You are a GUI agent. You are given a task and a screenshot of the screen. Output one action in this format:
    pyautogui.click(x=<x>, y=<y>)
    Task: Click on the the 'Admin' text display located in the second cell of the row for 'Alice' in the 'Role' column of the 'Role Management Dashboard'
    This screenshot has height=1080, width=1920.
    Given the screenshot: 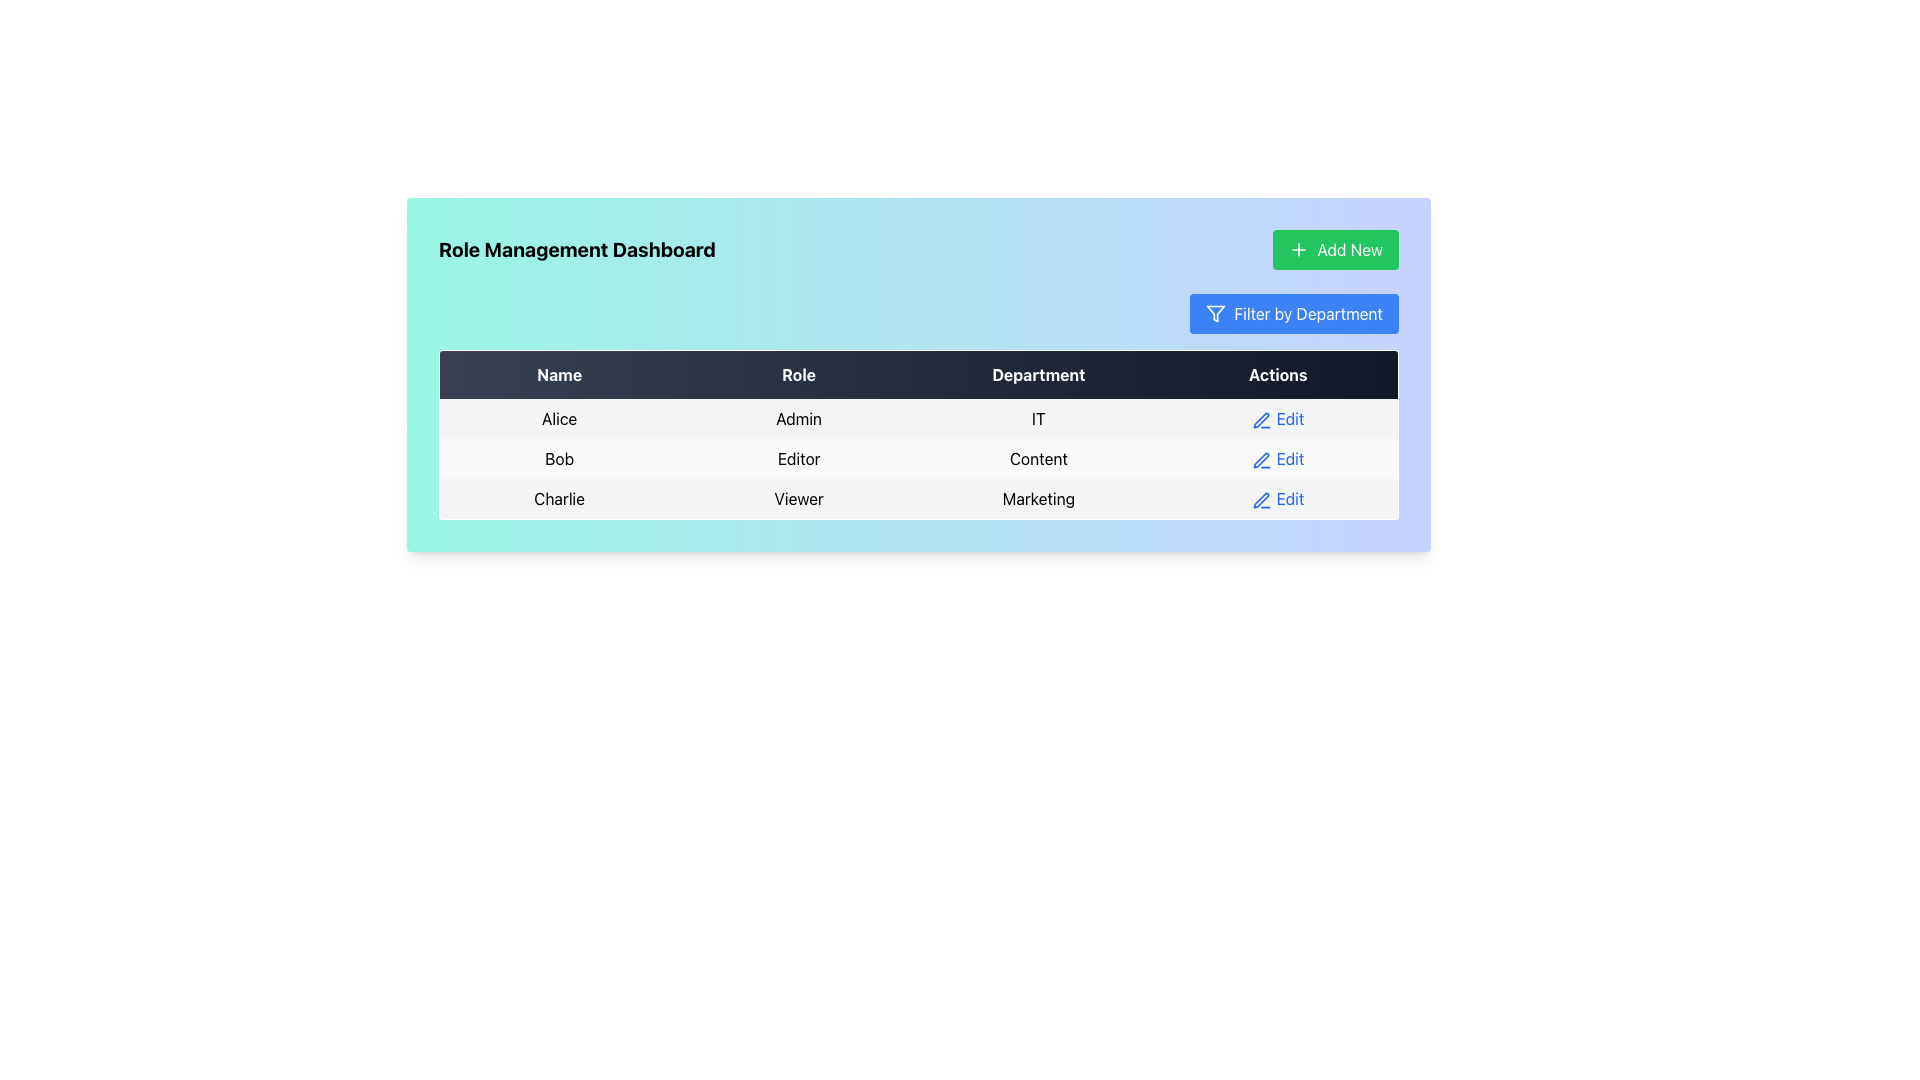 What is the action you would take?
    pyautogui.click(x=798, y=418)
    